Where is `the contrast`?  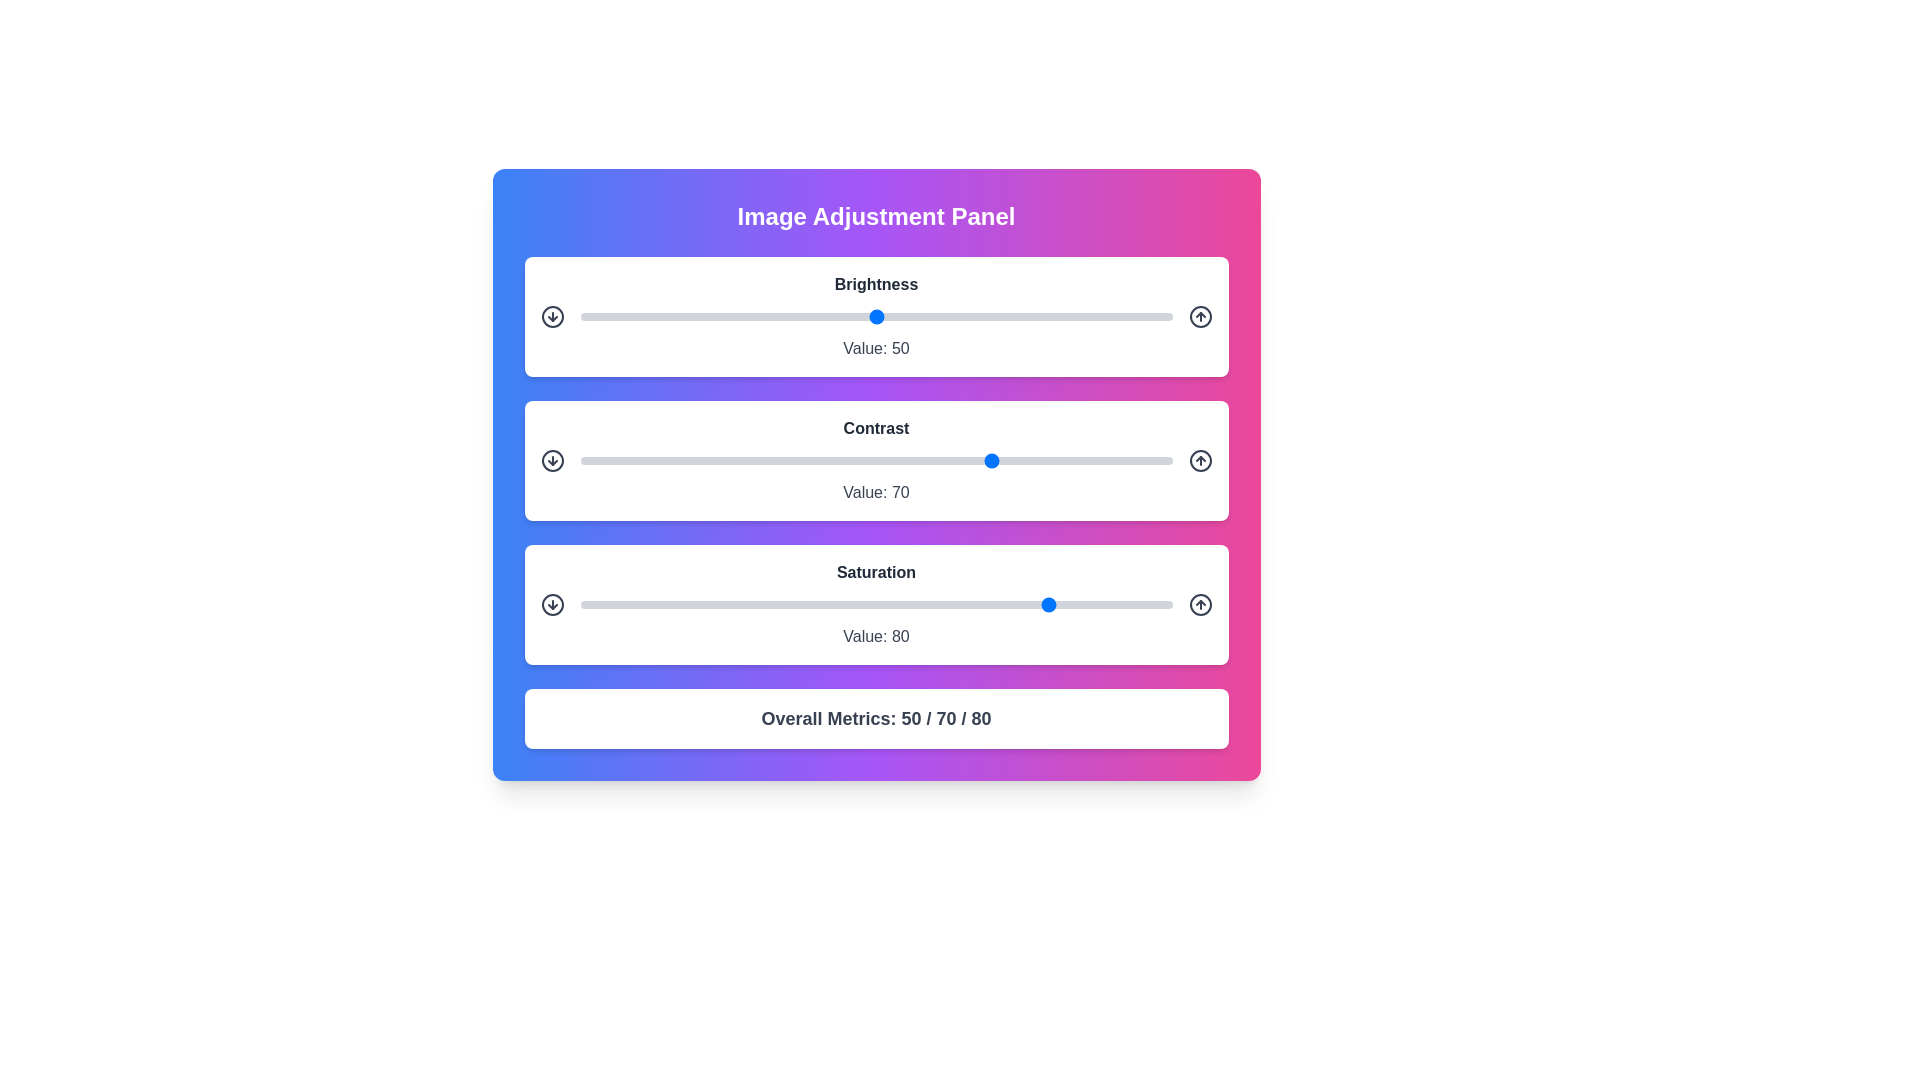 the contrast is located at coordinates (1024, 461).